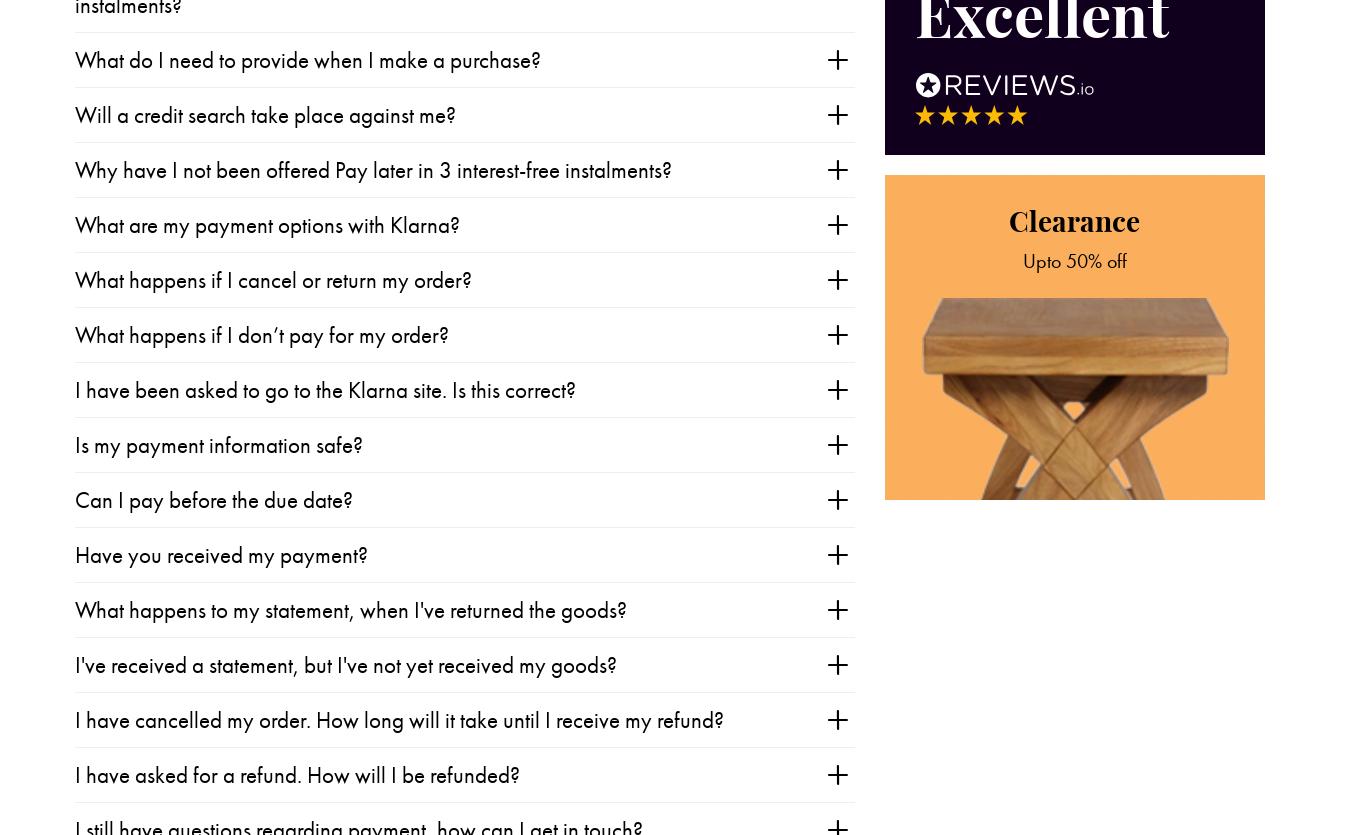  Describe the element at coordinates (229, 760) in the screenshot. I see `'Customer Care'` at that location.